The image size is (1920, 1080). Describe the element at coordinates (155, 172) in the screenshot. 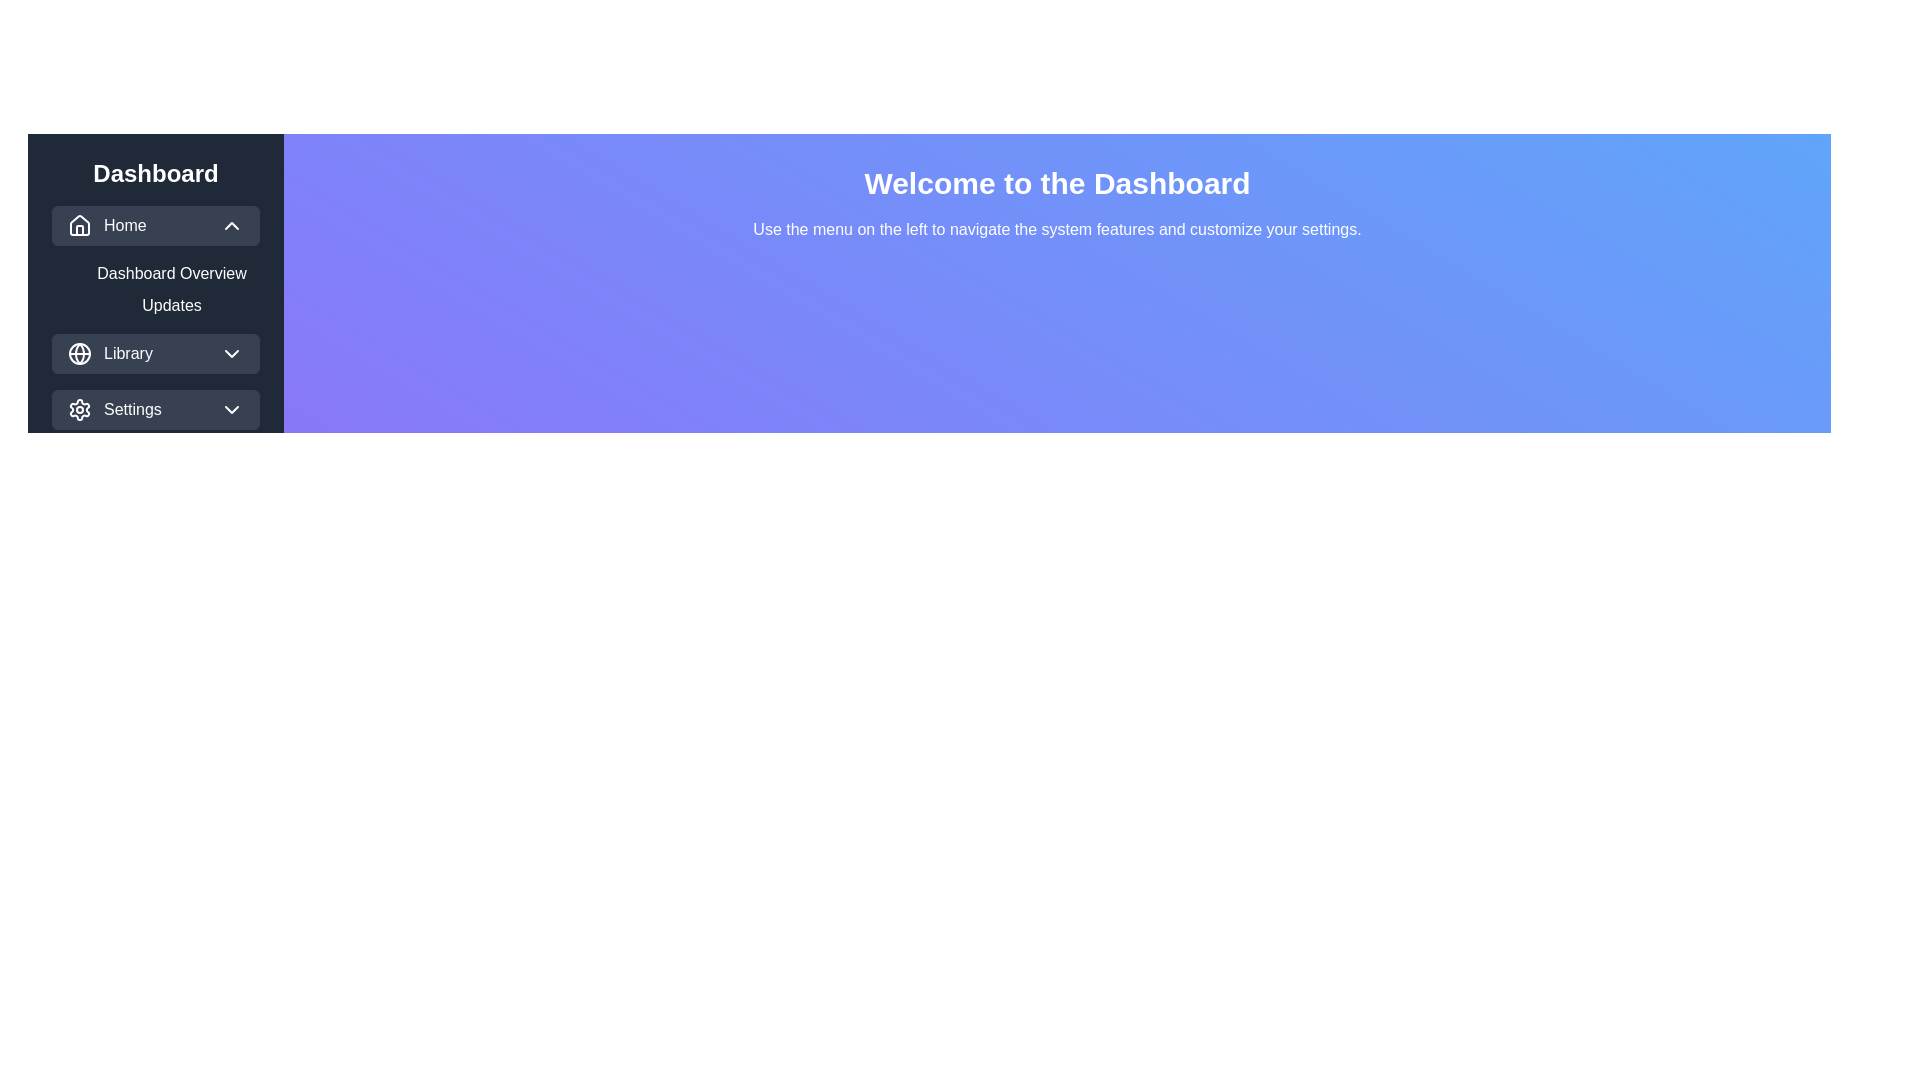

I see `the heading element labeled 'Dashboard' in the sidebar, which is styled with a large and bold font and serves as a section label` at that location.